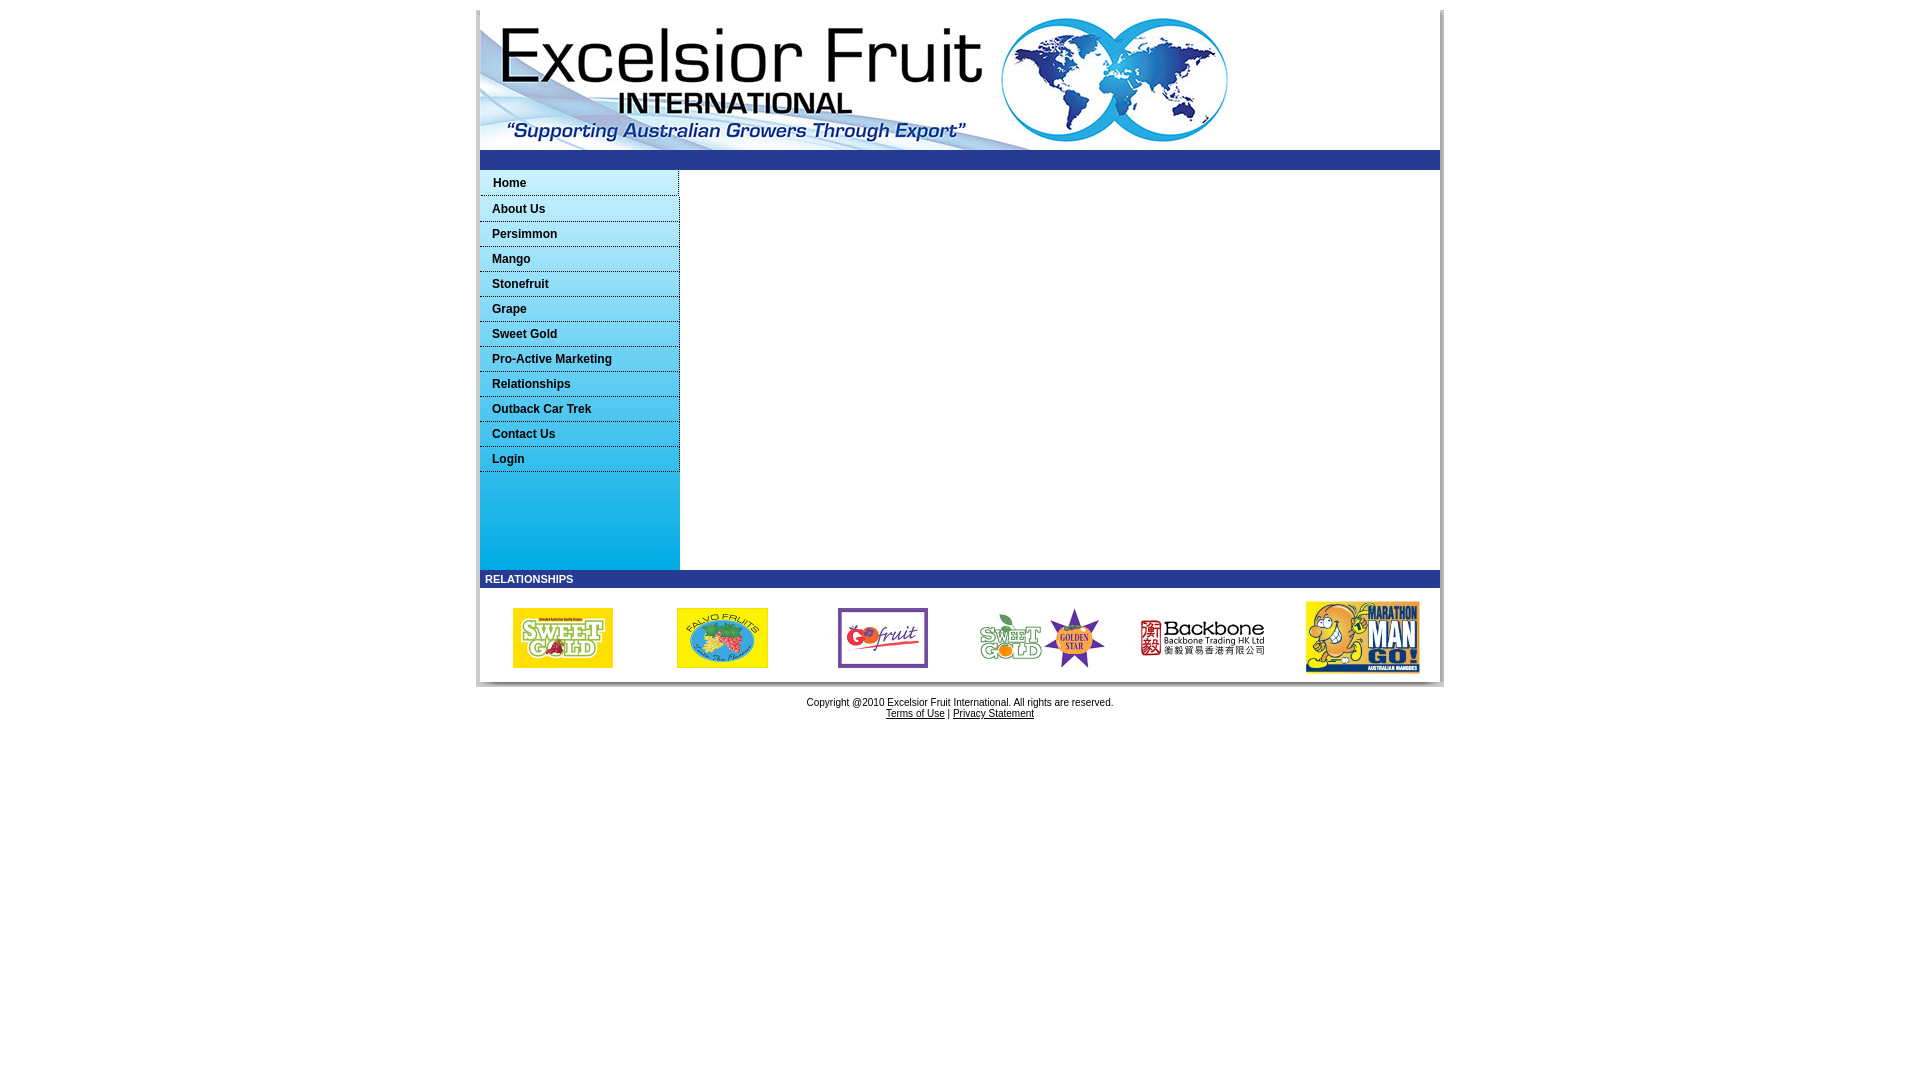  Describe the element at coordinates (579, 183) in the screenshot. I see `'Home'` at that location.